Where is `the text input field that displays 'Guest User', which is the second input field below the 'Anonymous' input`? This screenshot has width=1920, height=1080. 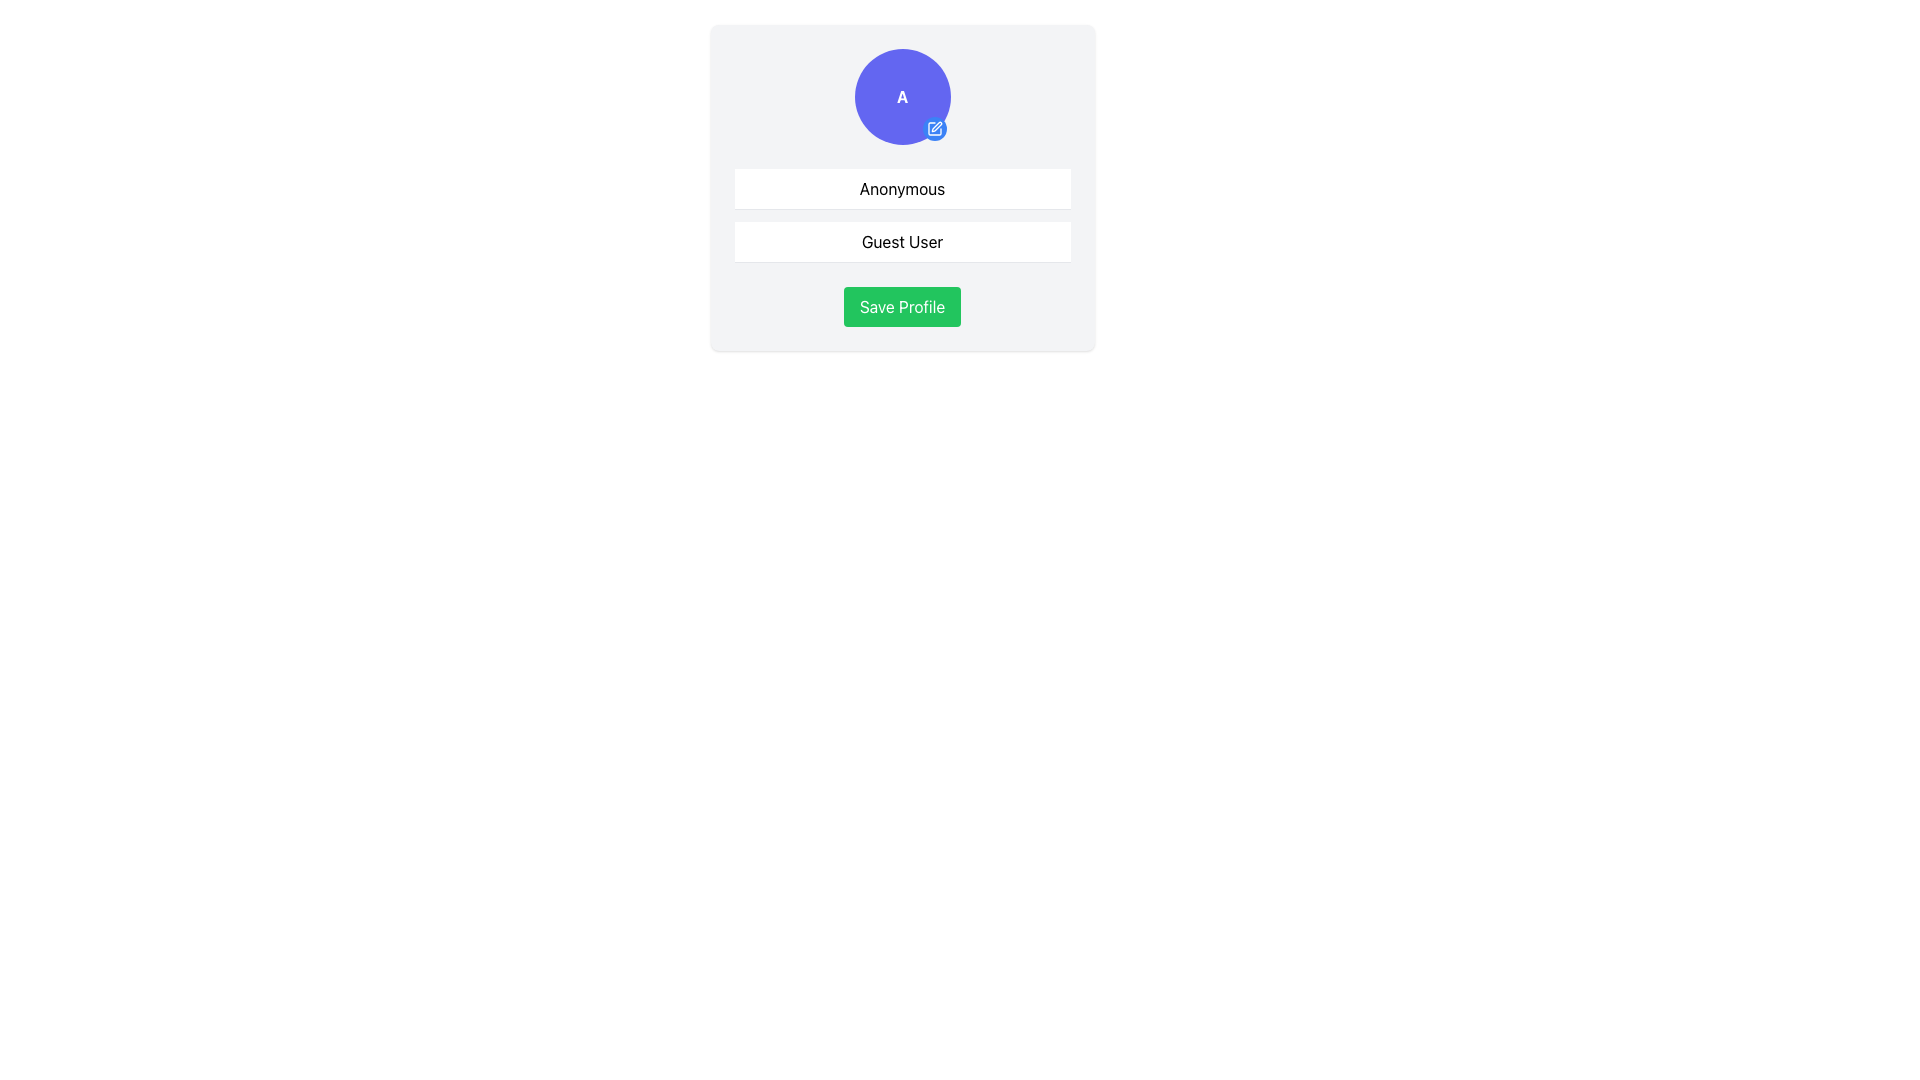 the text input field that displays 'Guest User', which is the second input field below the 'Anonymous' input is located at coordinates (901, 241).